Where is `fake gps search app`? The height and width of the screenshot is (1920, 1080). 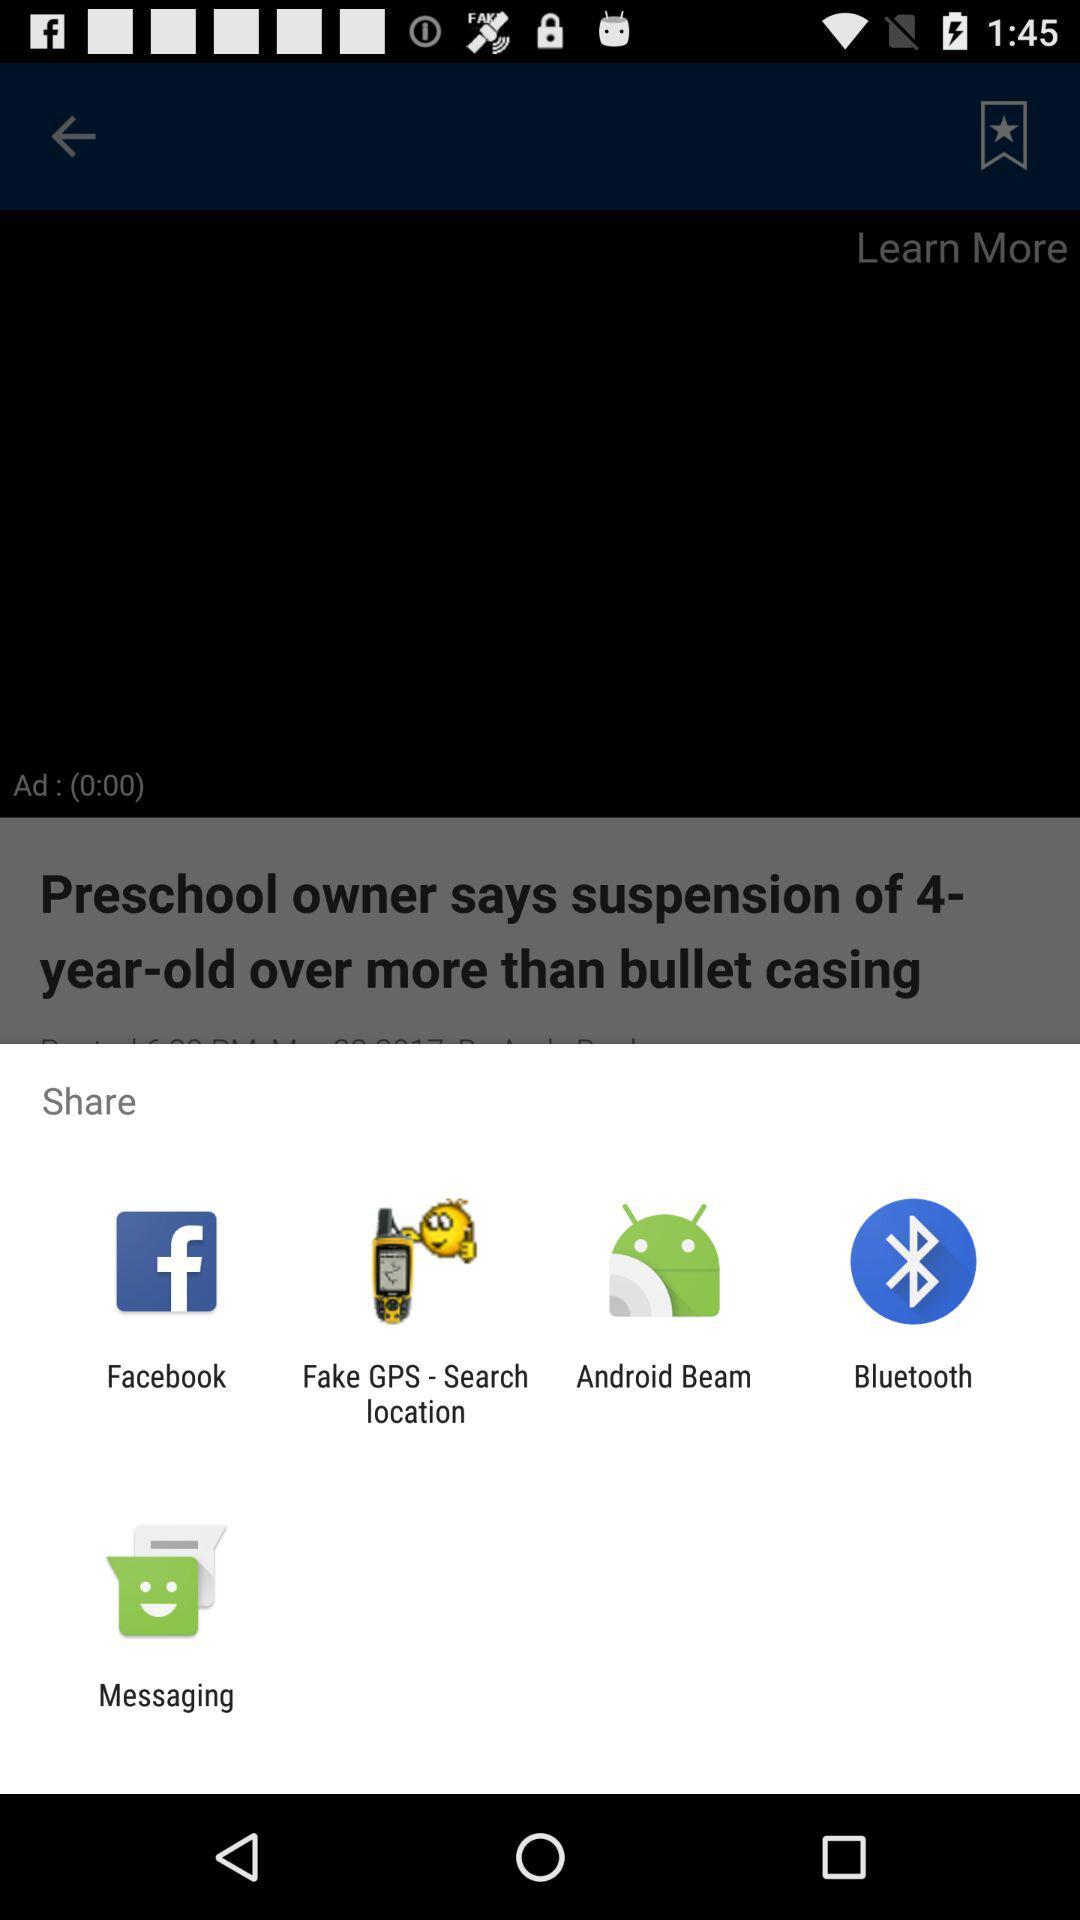
fake gps search app is located at coordinates (414, 1392).